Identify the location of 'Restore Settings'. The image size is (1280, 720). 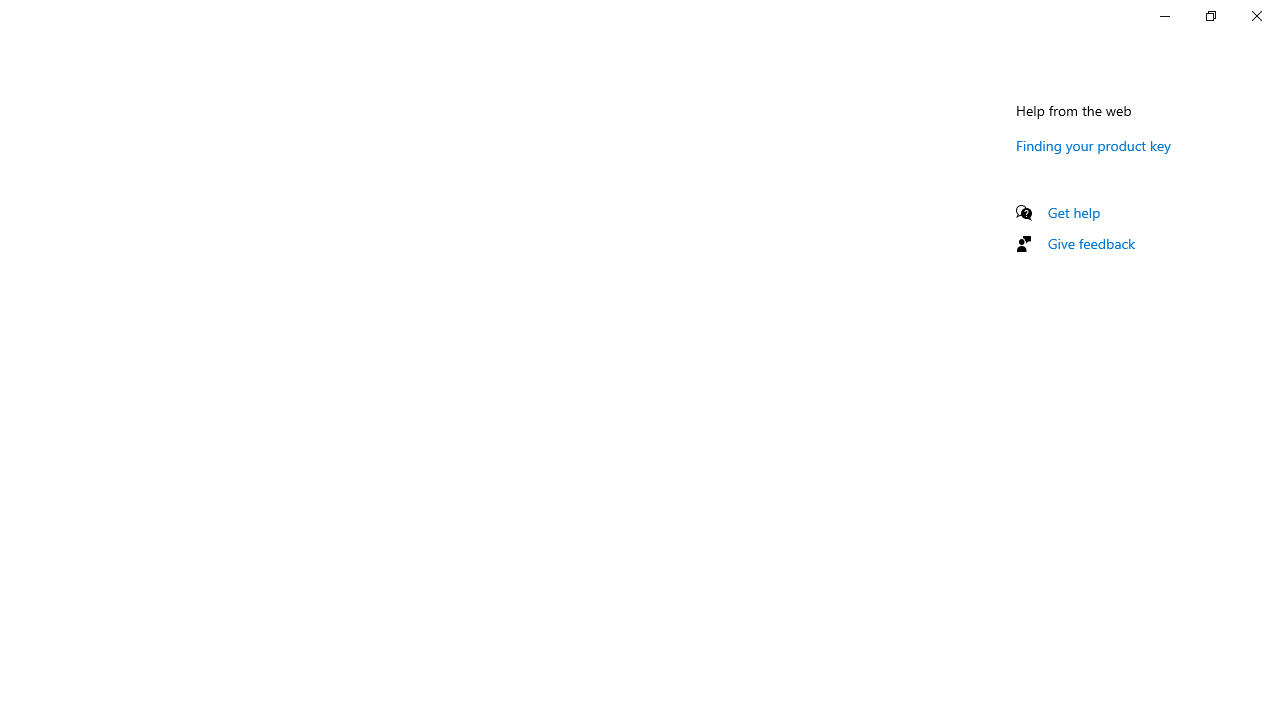
(1209, 15).